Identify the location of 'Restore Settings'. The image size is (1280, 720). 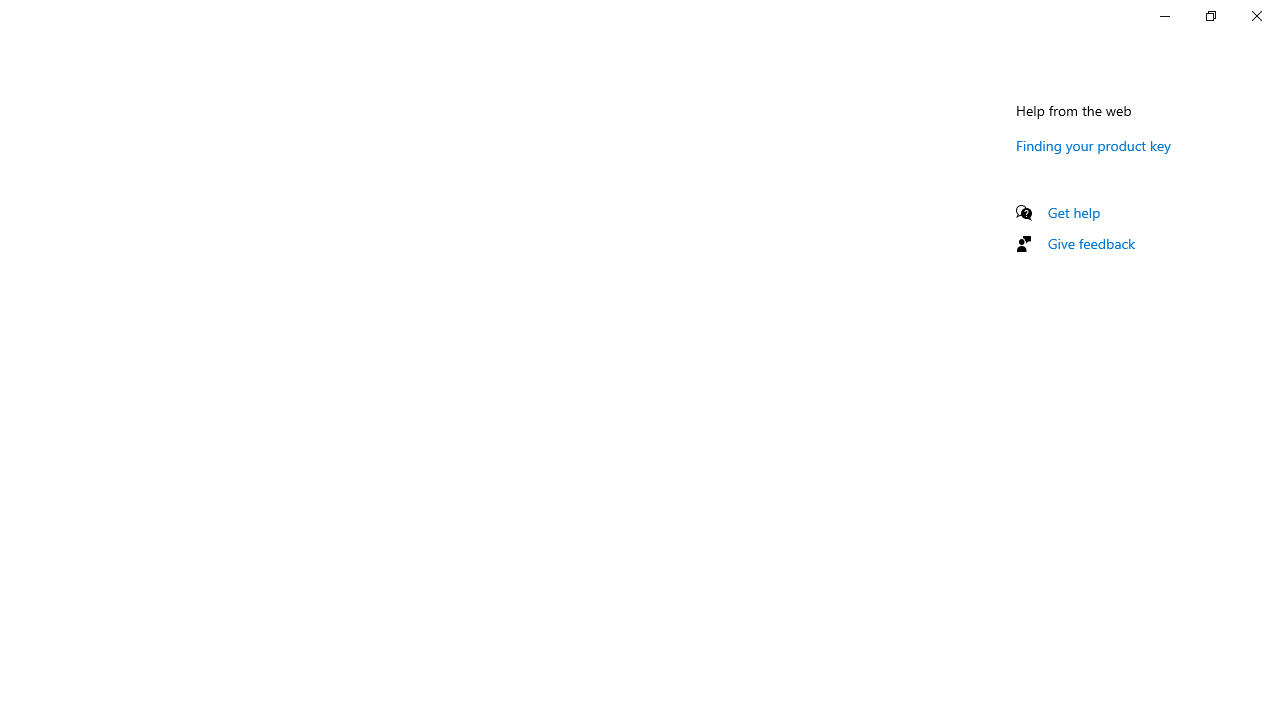
(1209, 15).